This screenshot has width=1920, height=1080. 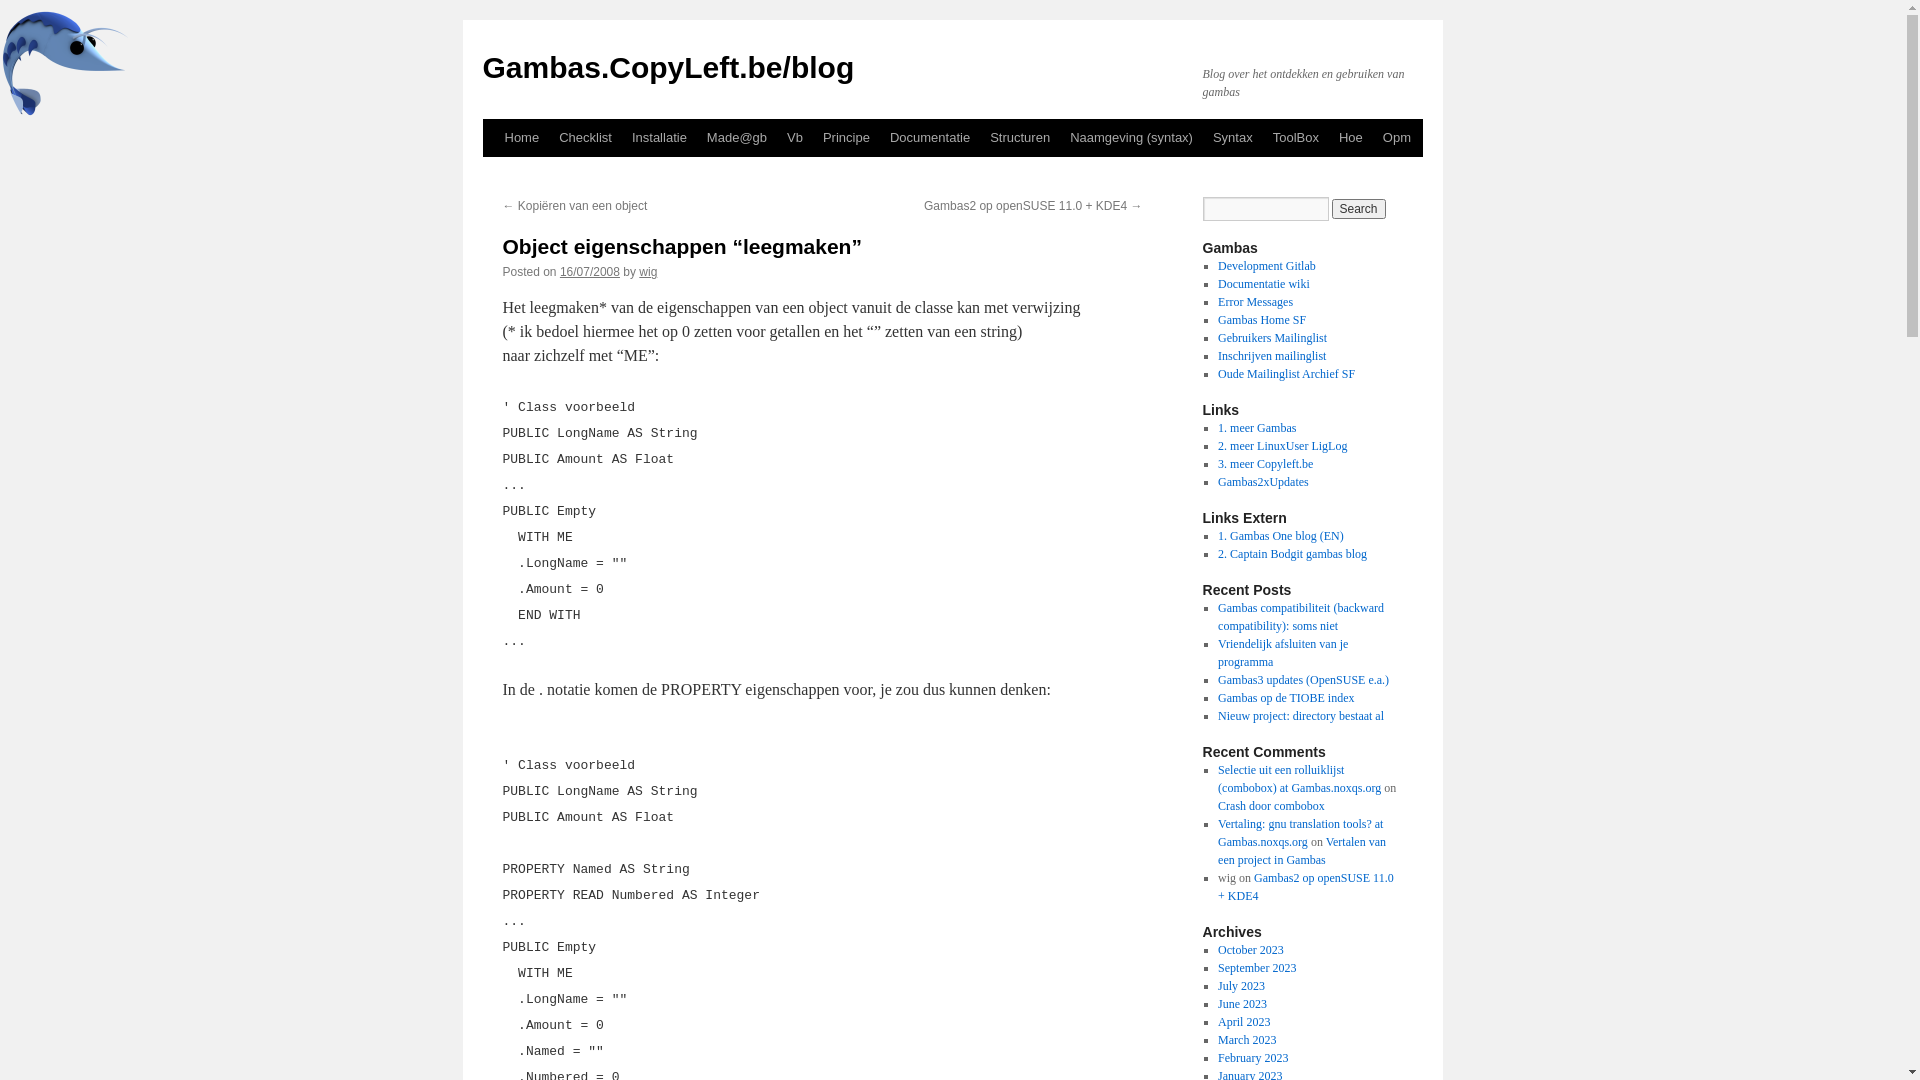 I want to click on 'Search', so click(x=1331, y=208).